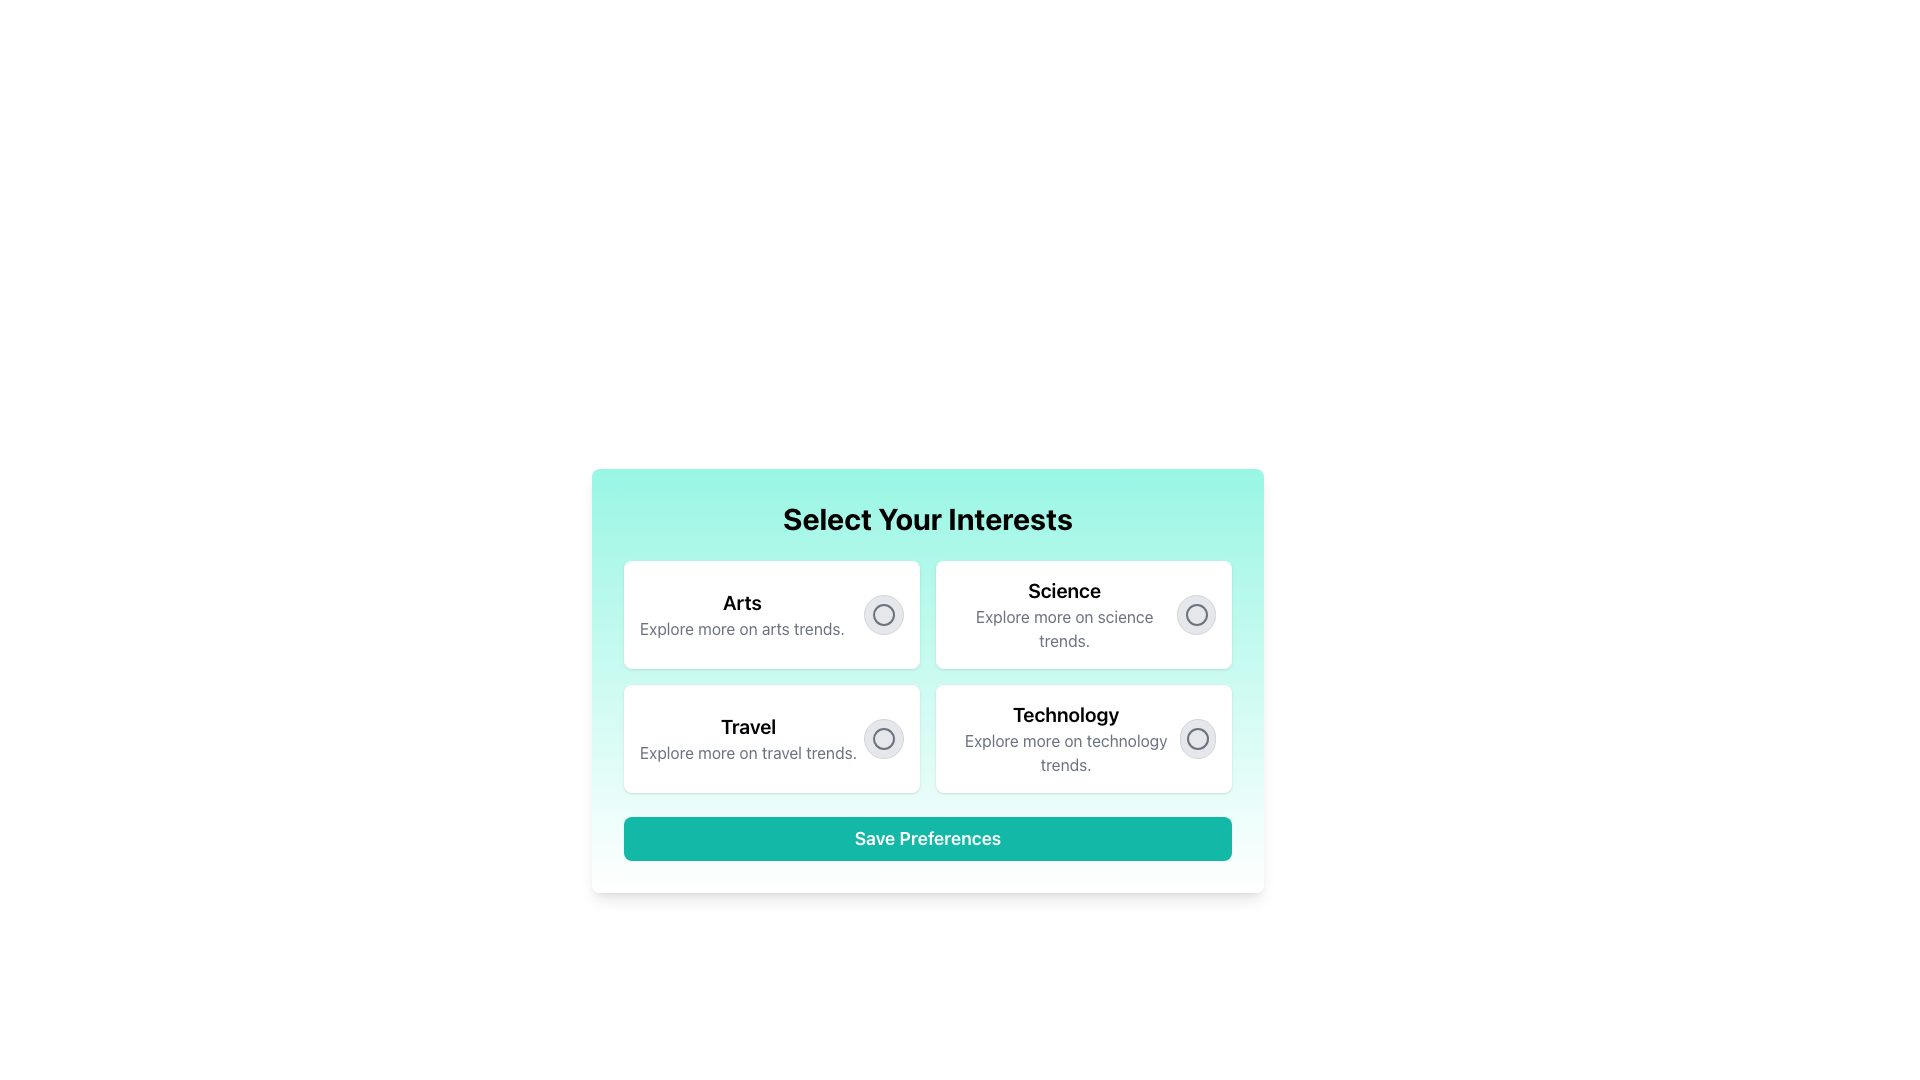  I want to click on the second card in the grid layout, which provides information about 'Science' trends, so click(1083, 613).